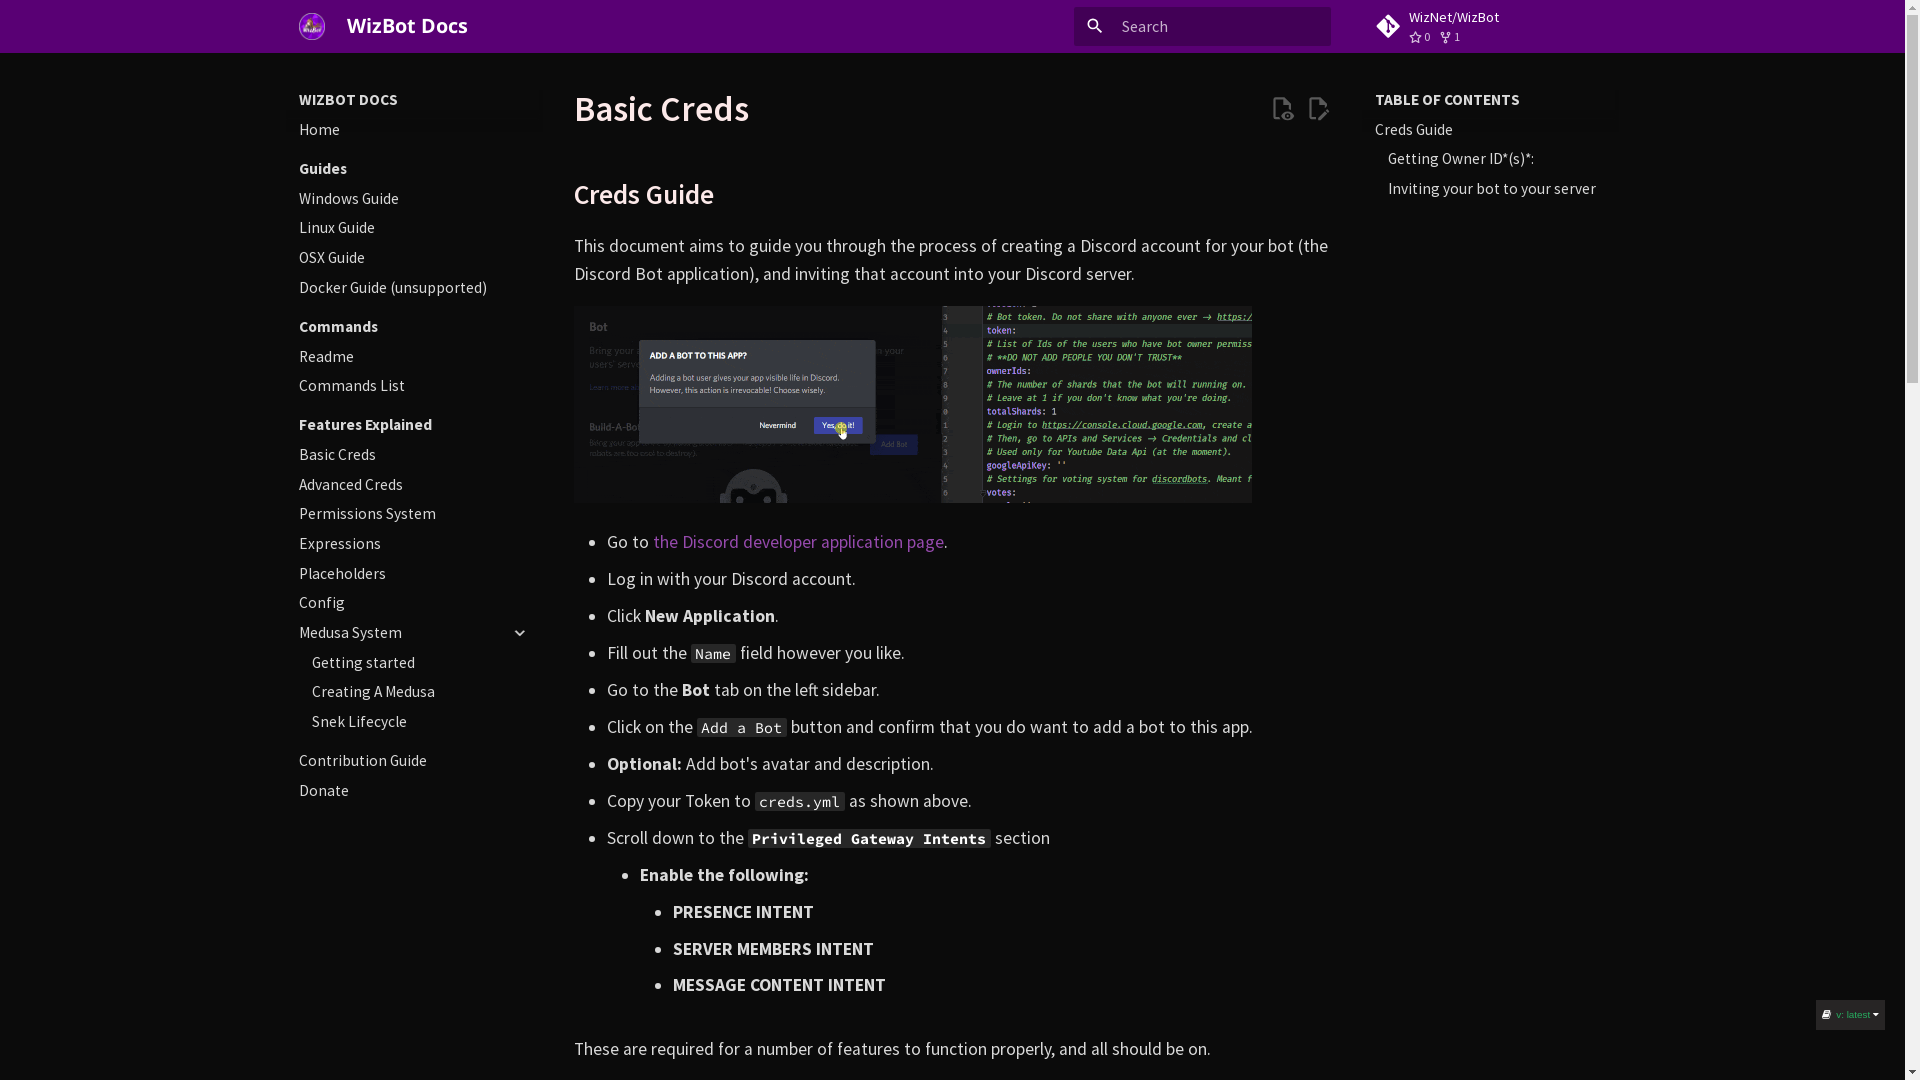 The height and width of the screenshot is (1080, 1920). Describe the element at coordinates (413, 385) in the screenshot. I see `'Commands List'` at that location.